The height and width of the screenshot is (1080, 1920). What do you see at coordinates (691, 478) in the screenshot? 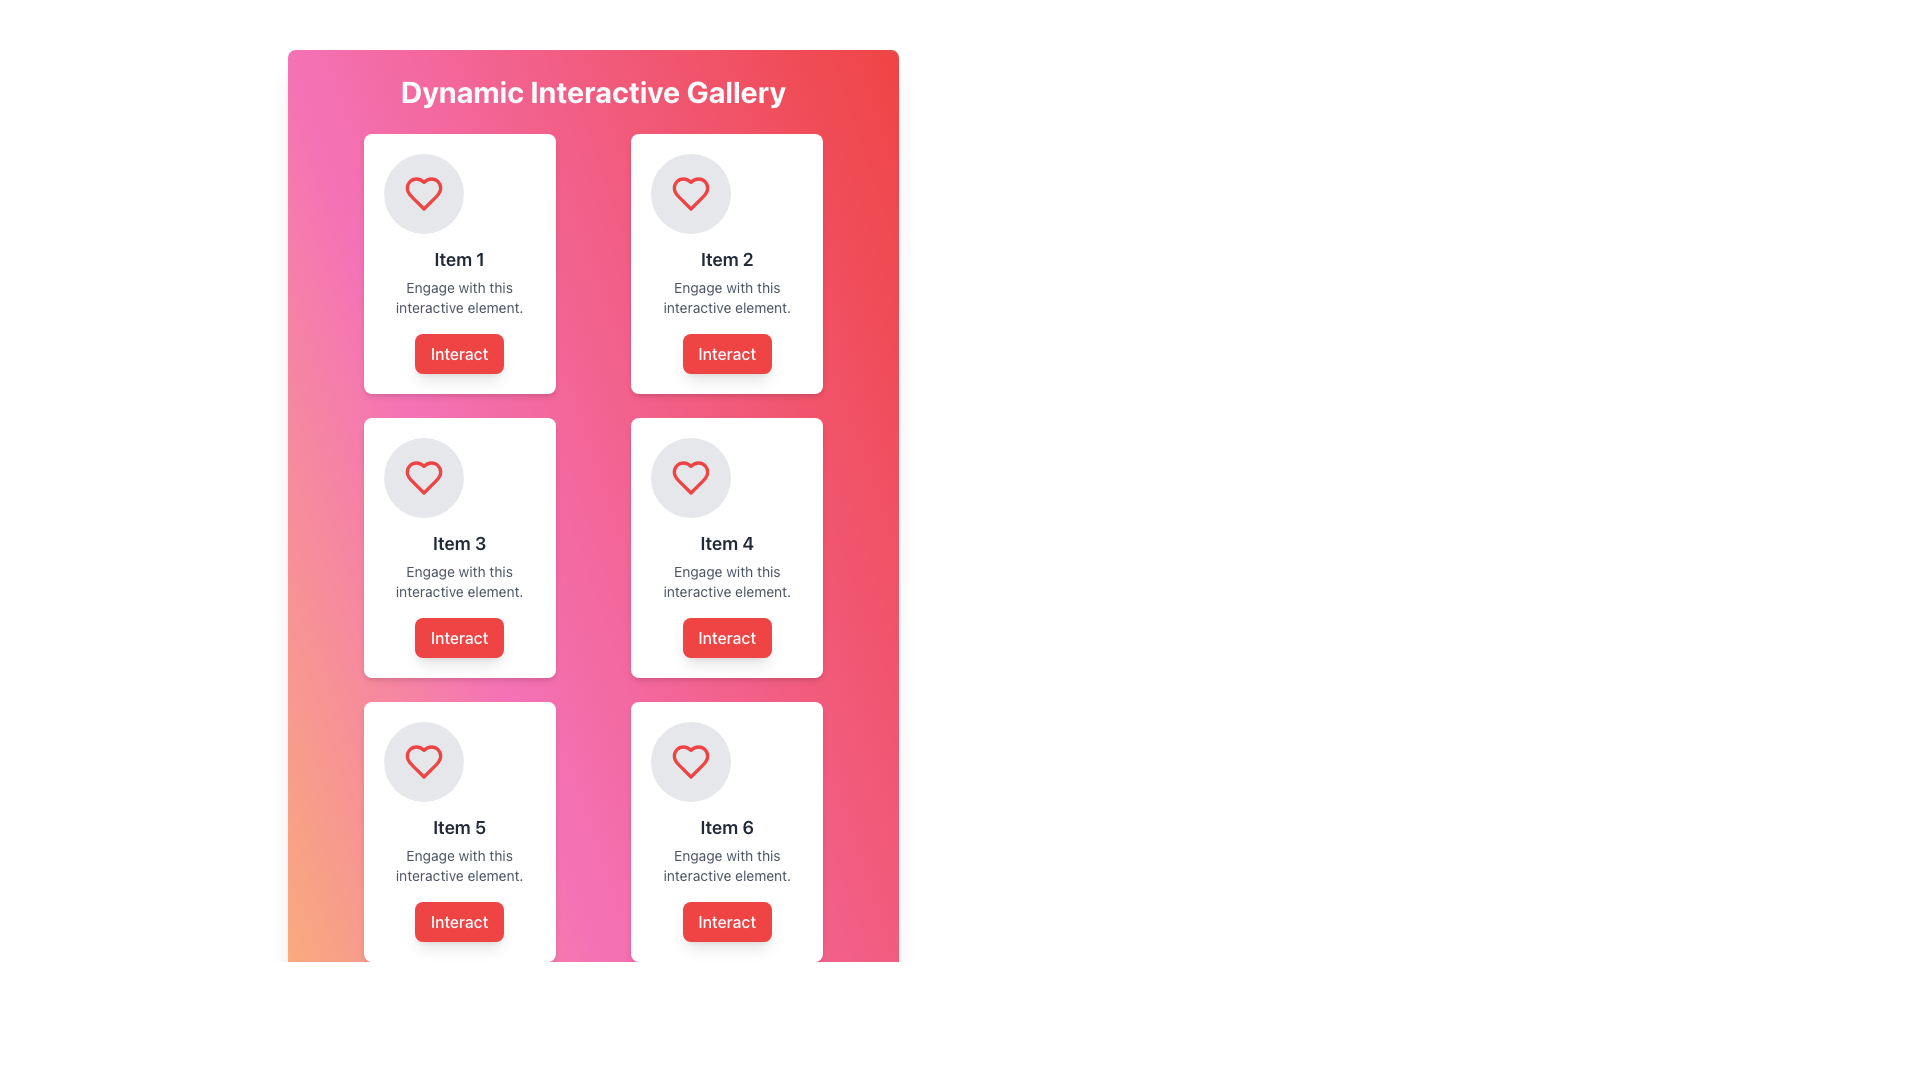
I see `the heart icon with a red line color, centrally positioned within the circular light-gray background, located in the second item of the first row in the grid layout under the card labeled 'Item 2'` at bounding box center [691, 478].